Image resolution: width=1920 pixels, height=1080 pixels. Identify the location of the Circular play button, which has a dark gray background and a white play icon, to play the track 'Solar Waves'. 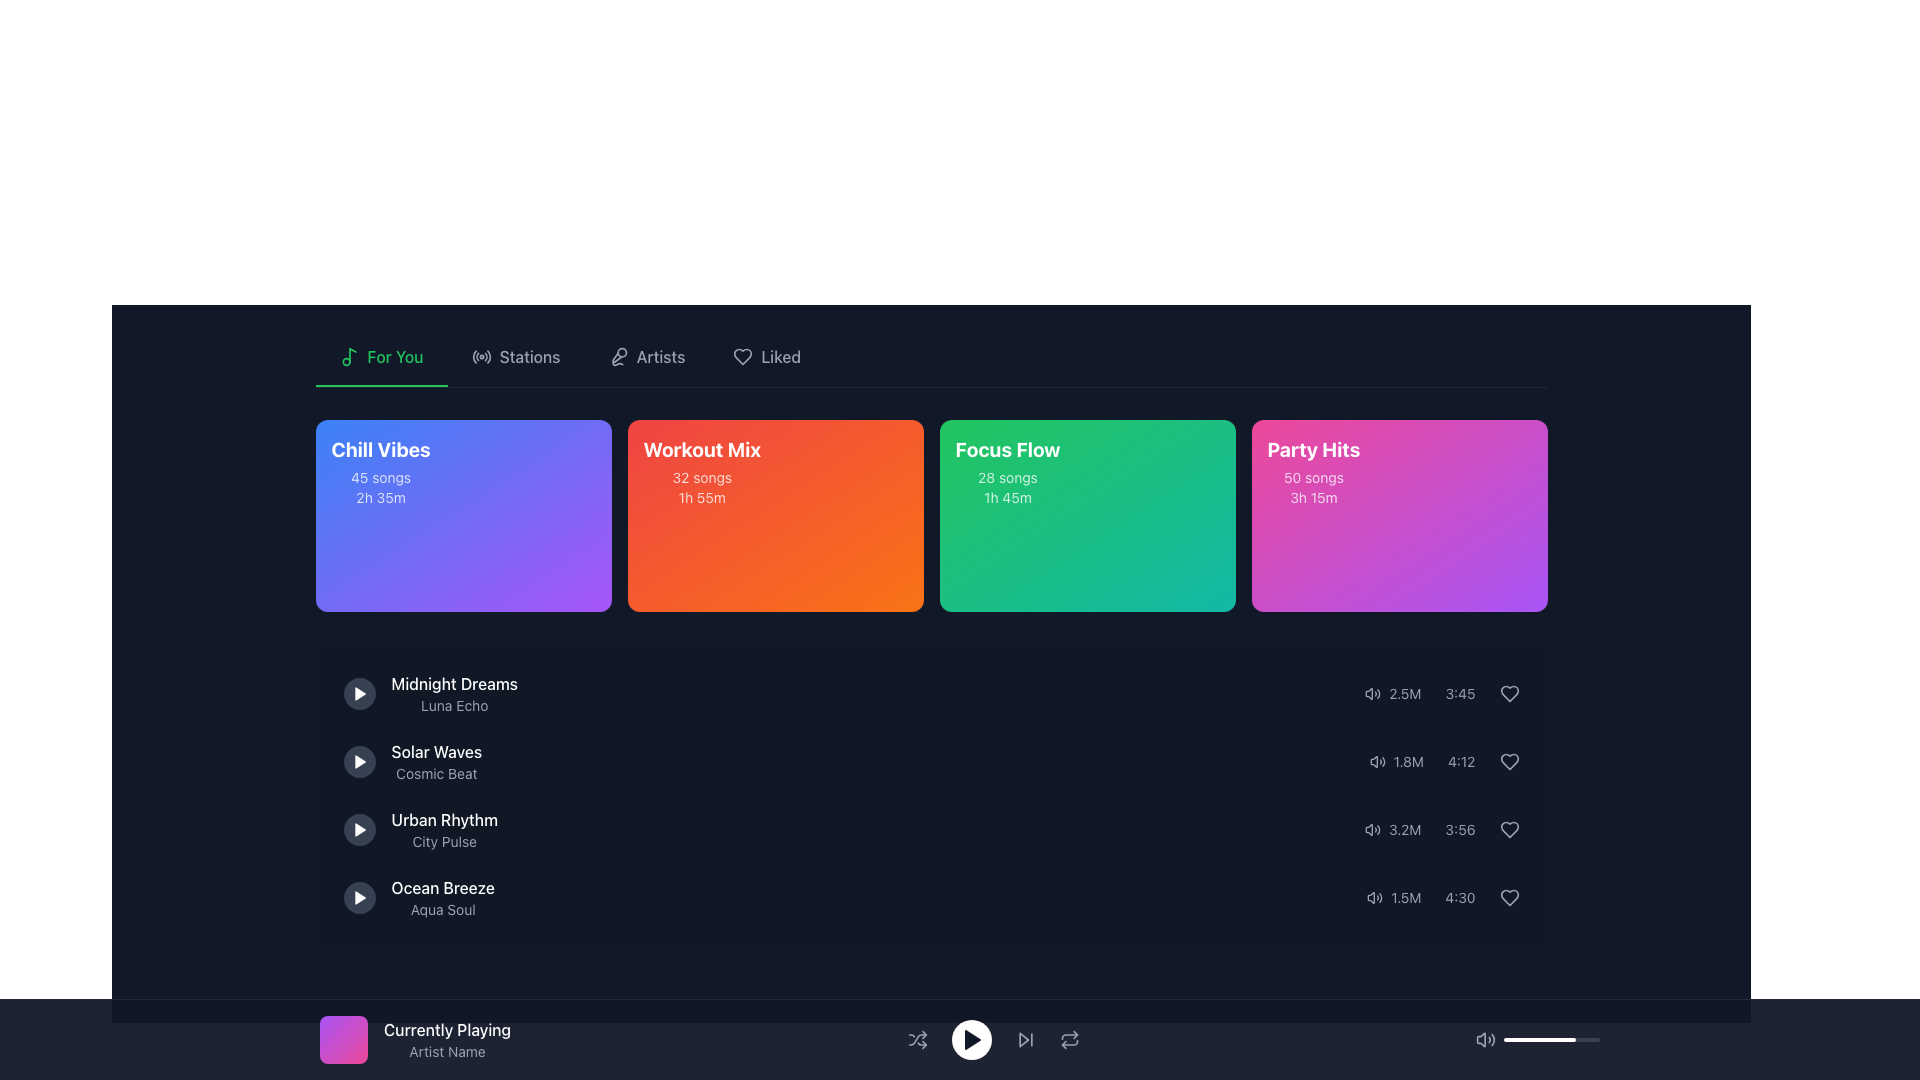
(359, 762).